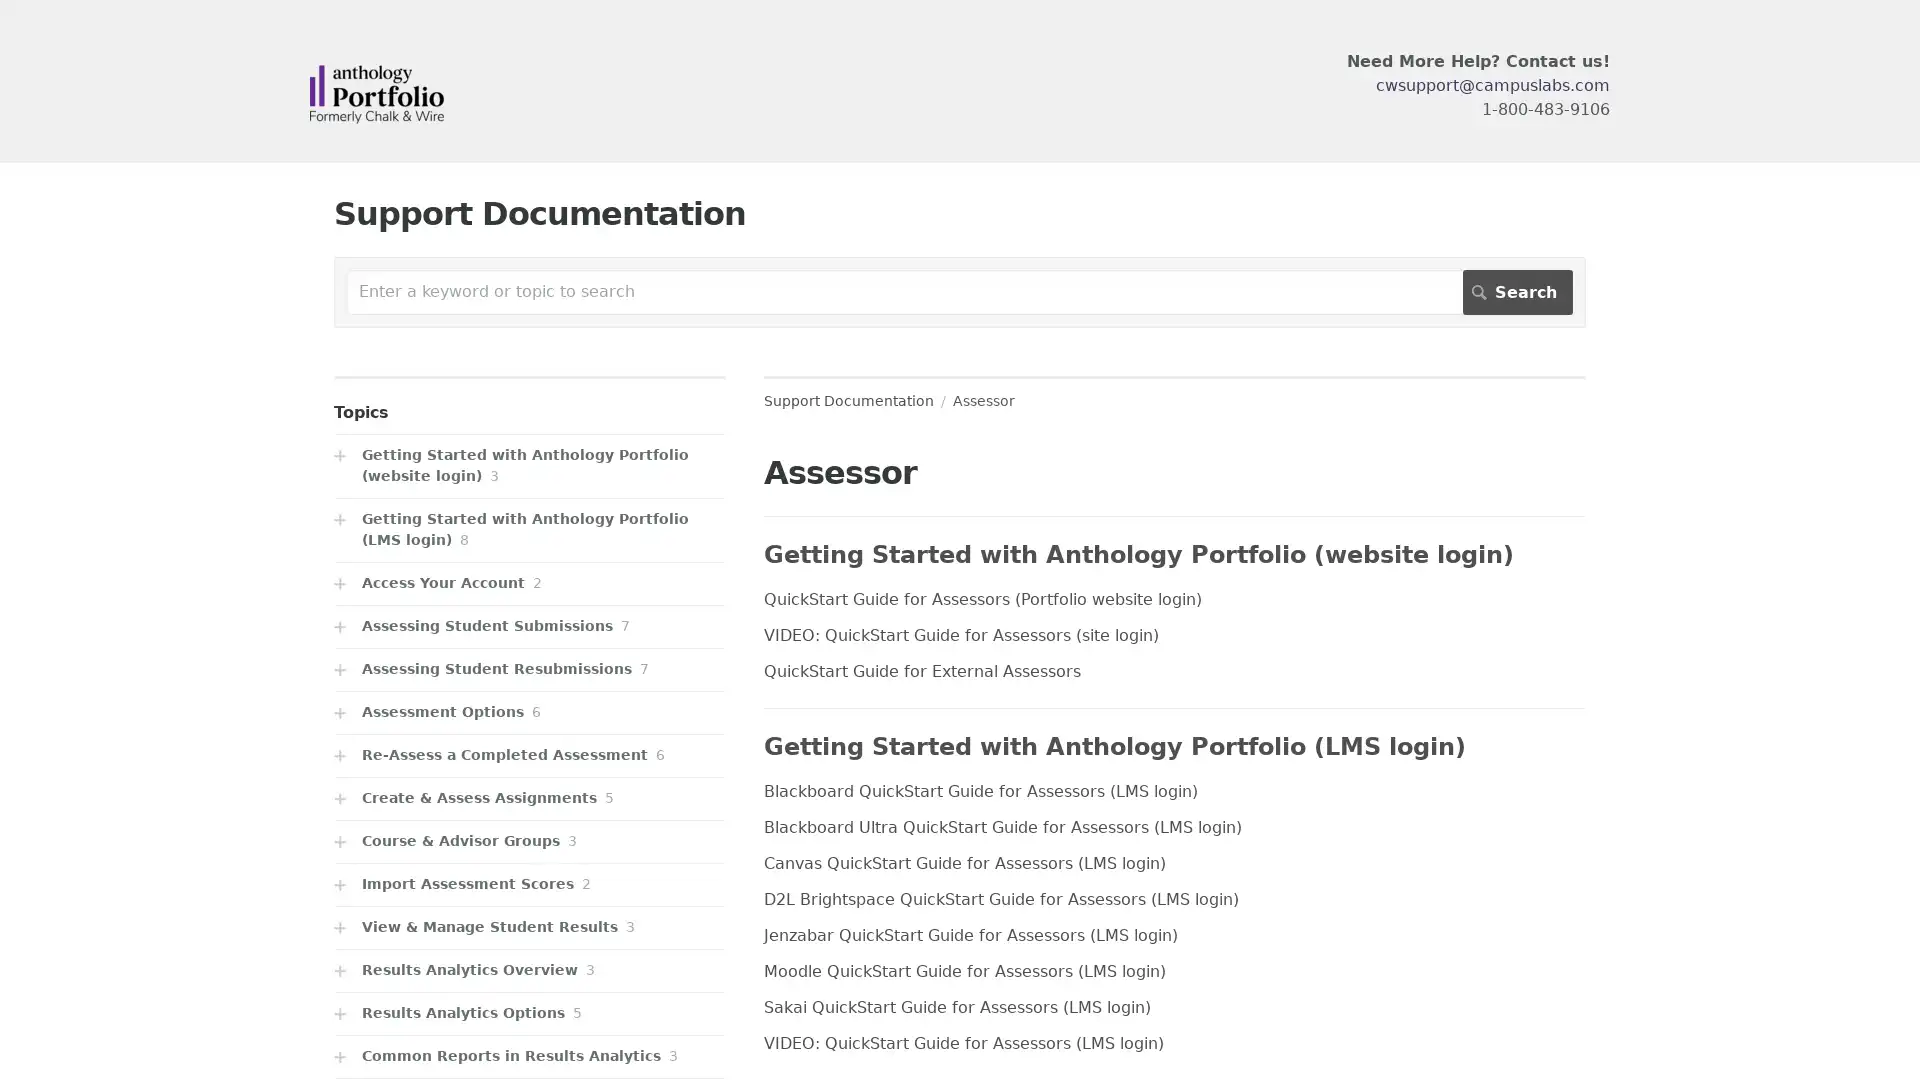 This screenshot has width=1920, height=1080. I want to click on Results Analytics Options 5, so click(529, 1013).